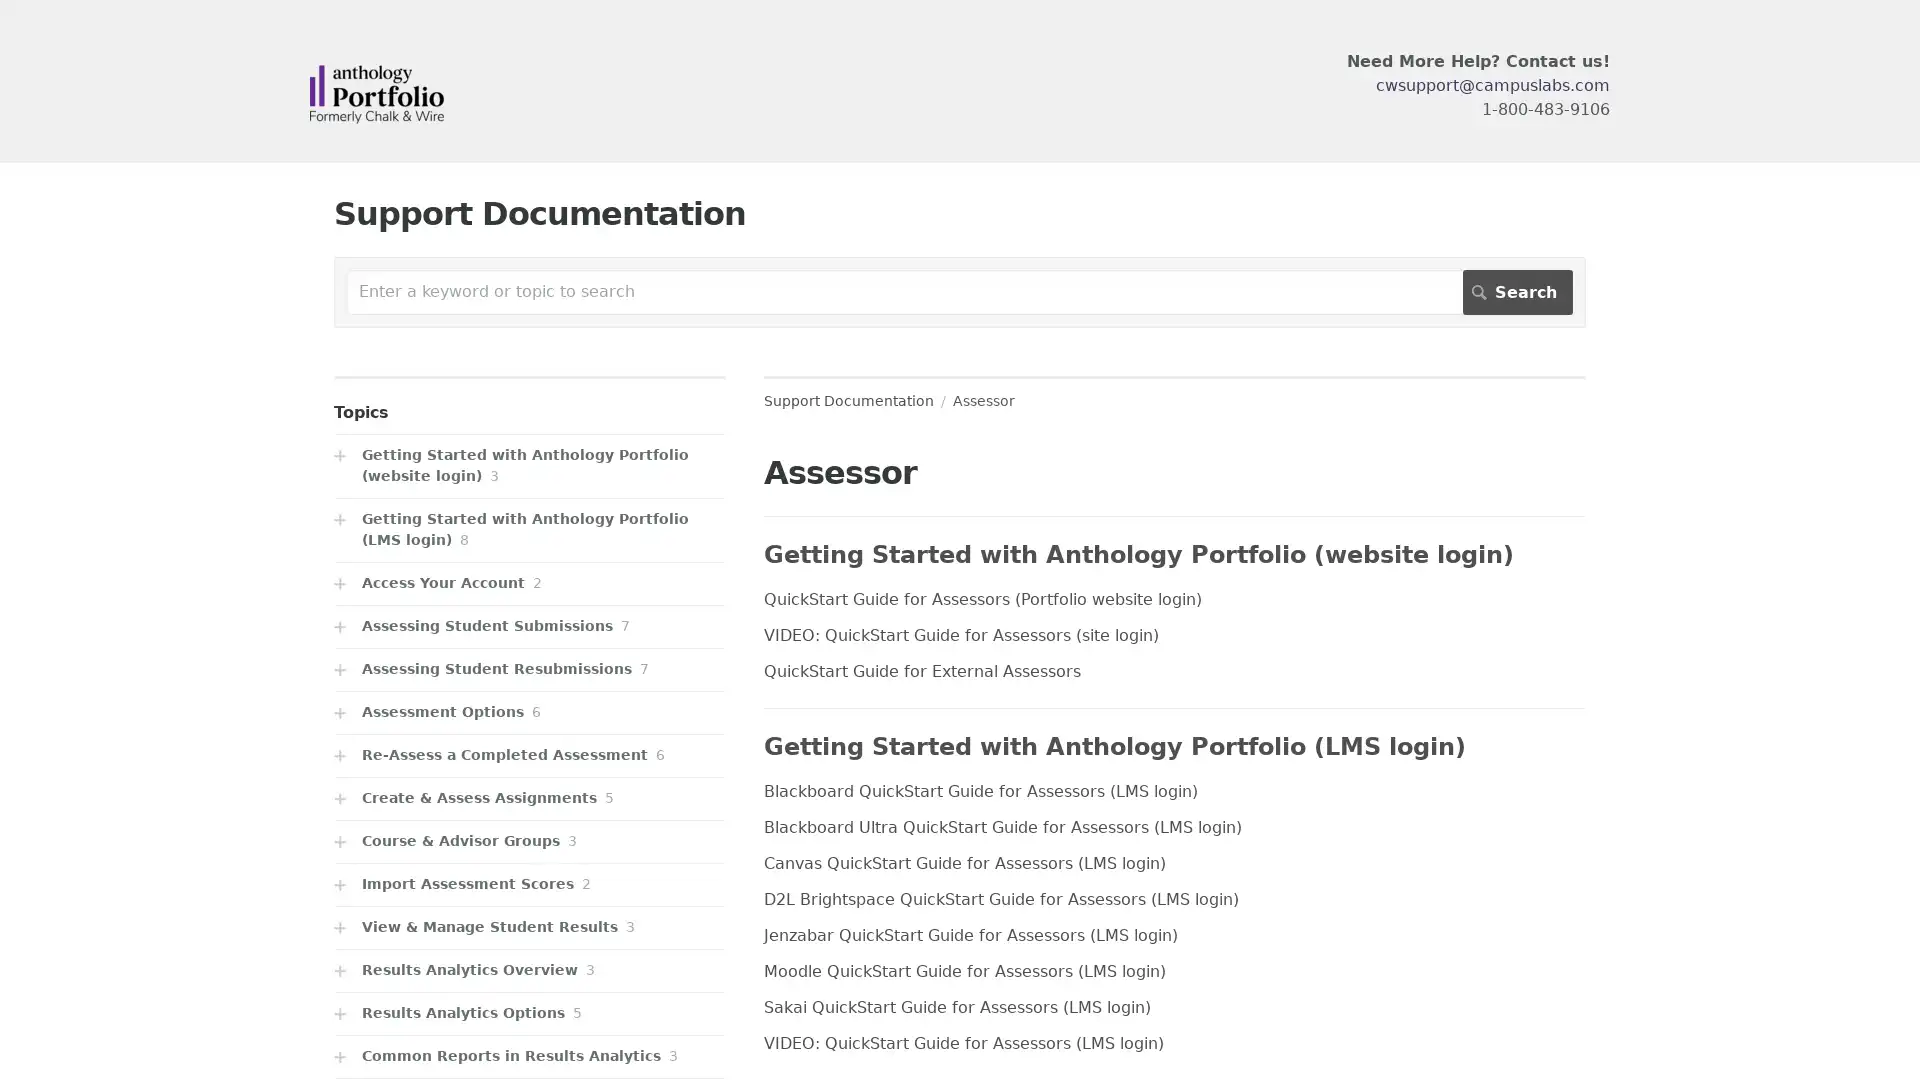 This screenshot has width=1920, height=1080. I want to click on Results Analytics Options 5, so click(529, 1013).